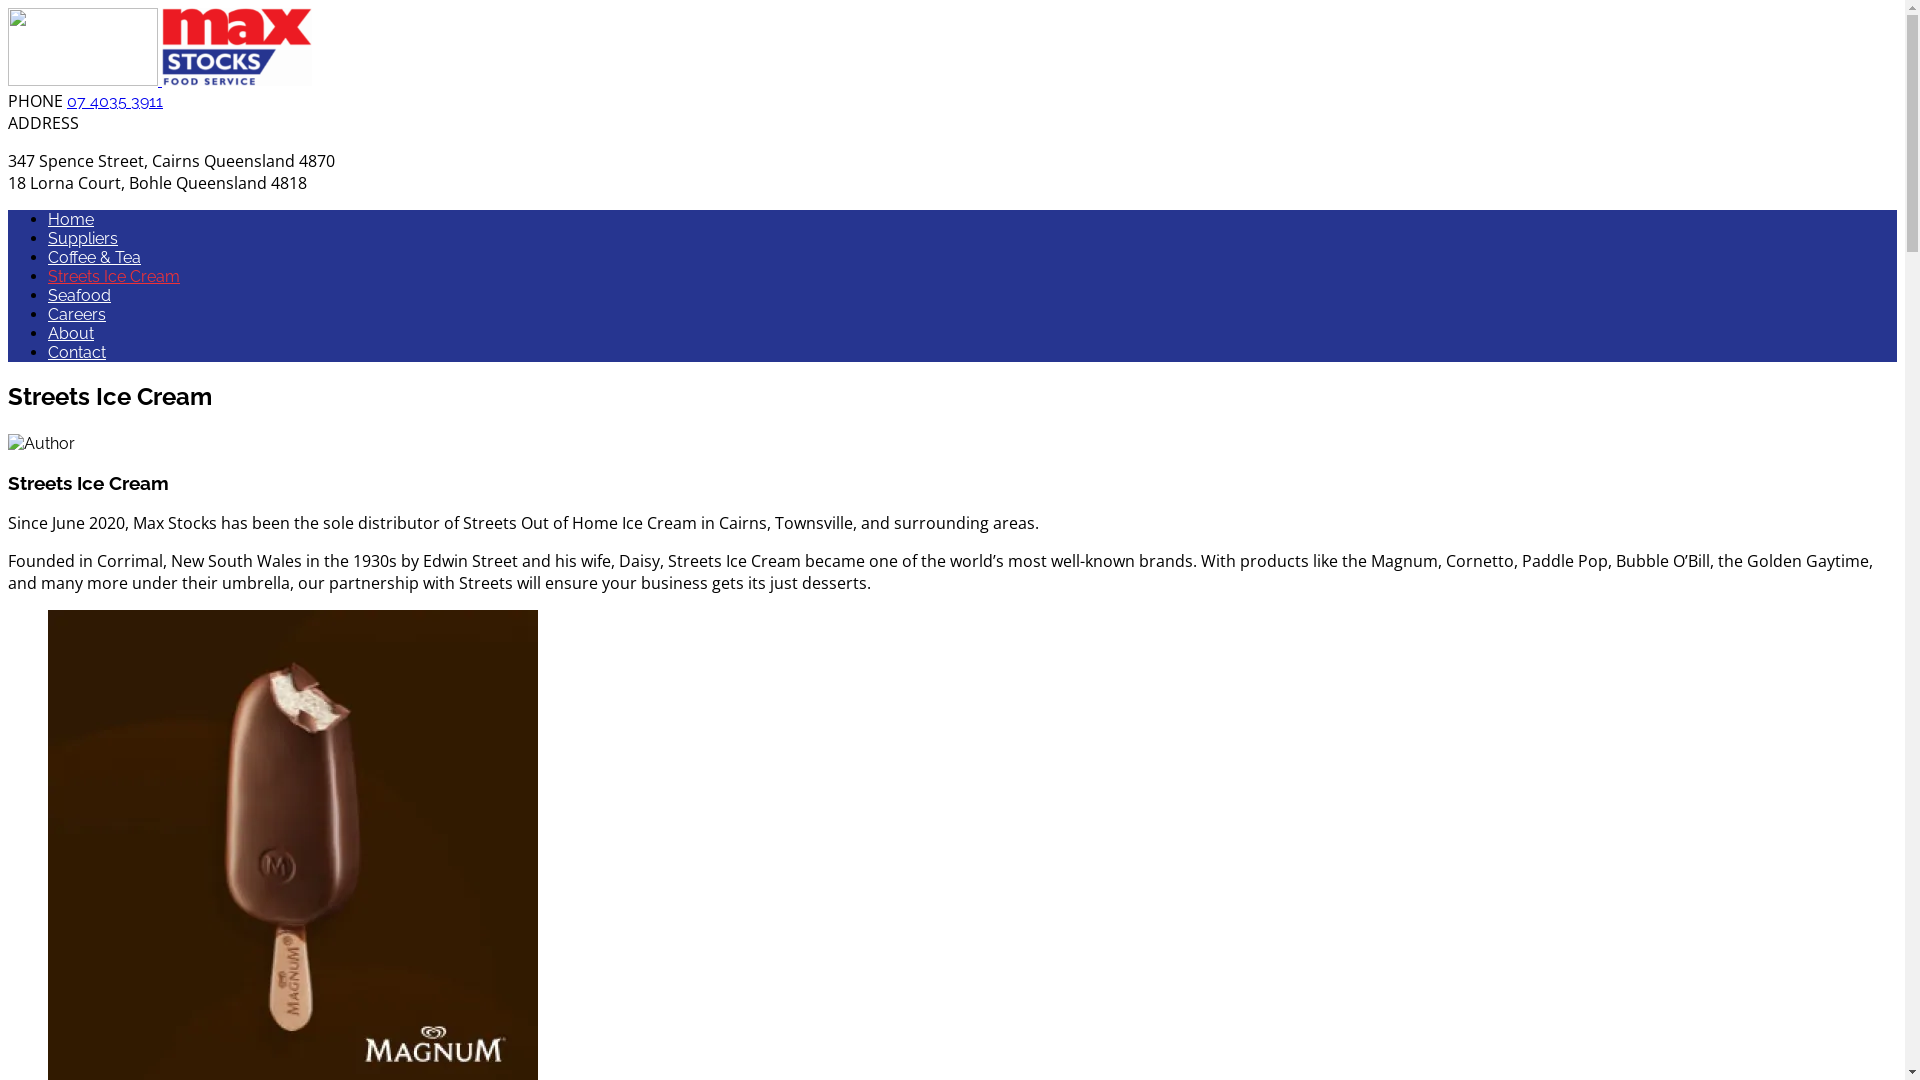 The height and width of the screenshot is (1080, 1920). I want to click on 'Home', so click(71, 219).